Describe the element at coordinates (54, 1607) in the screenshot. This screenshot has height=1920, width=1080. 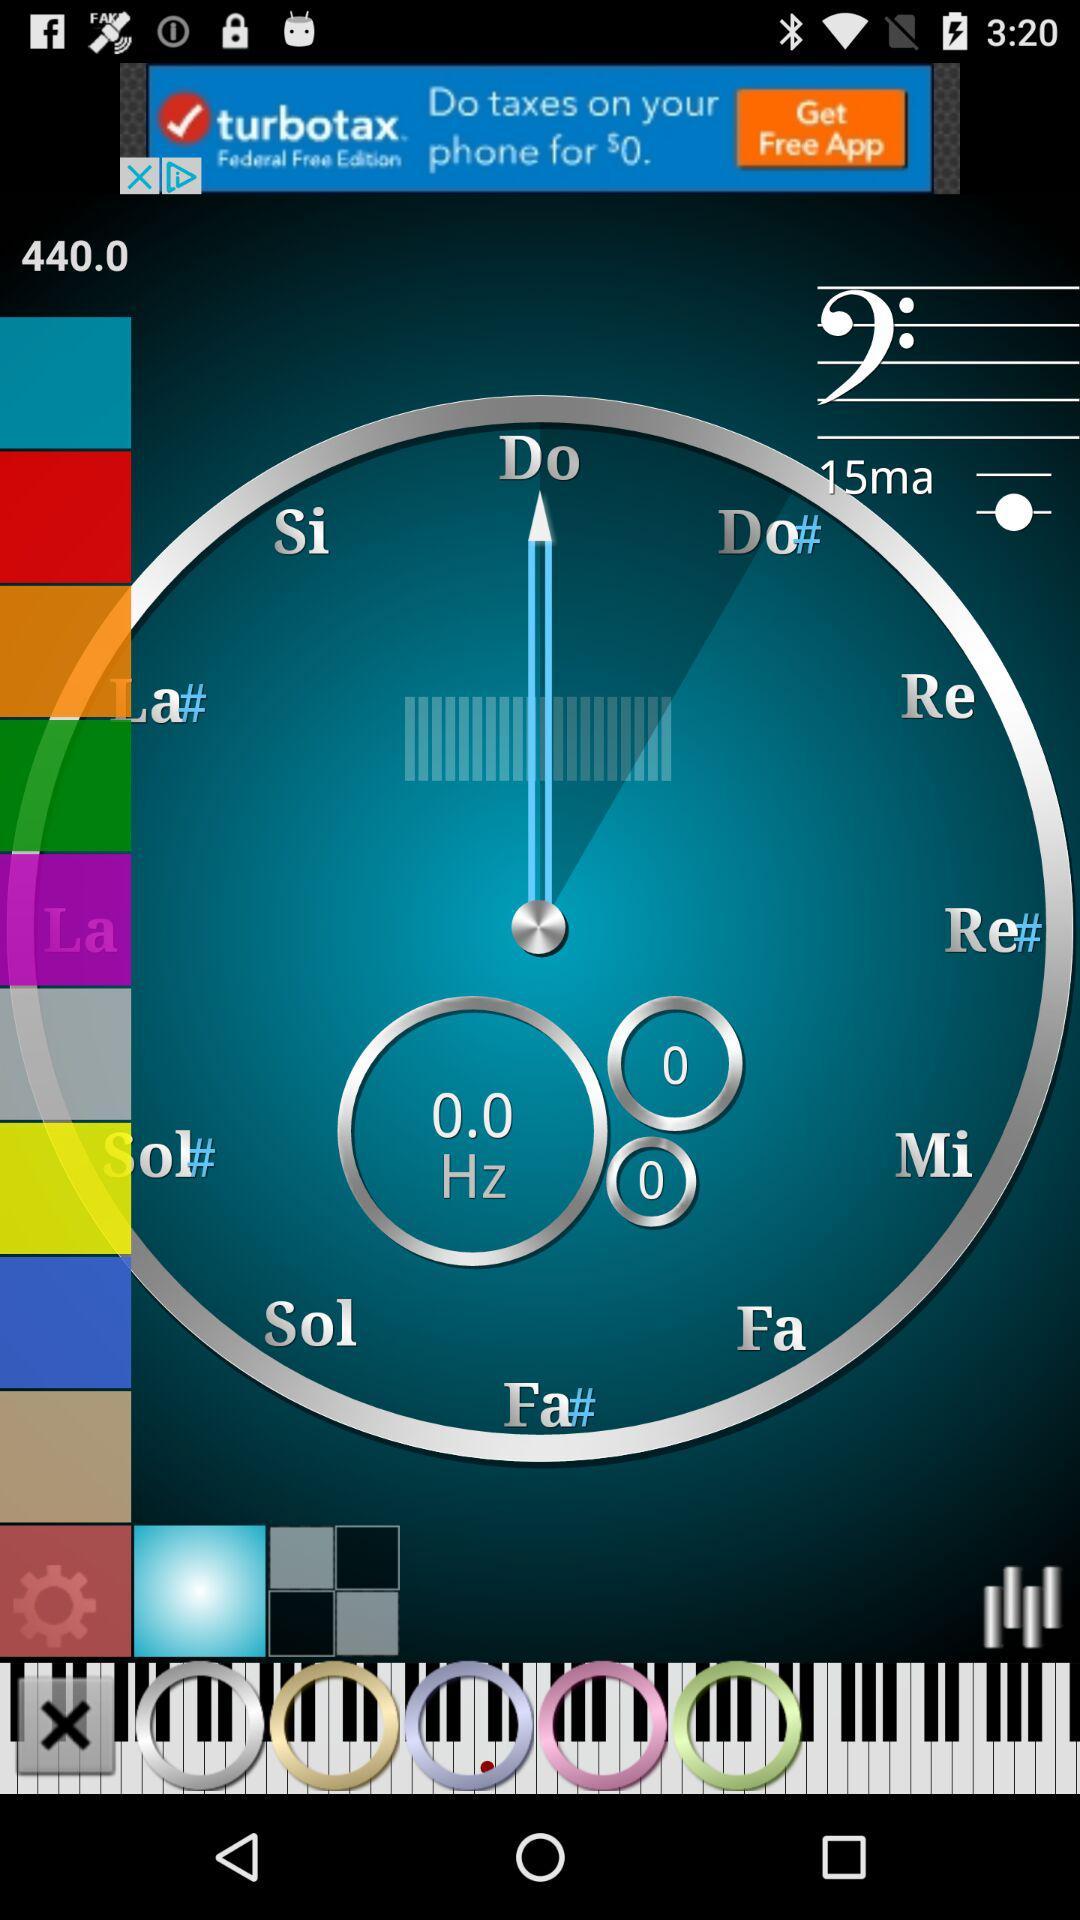
I see `this should be more colorful` at that location.